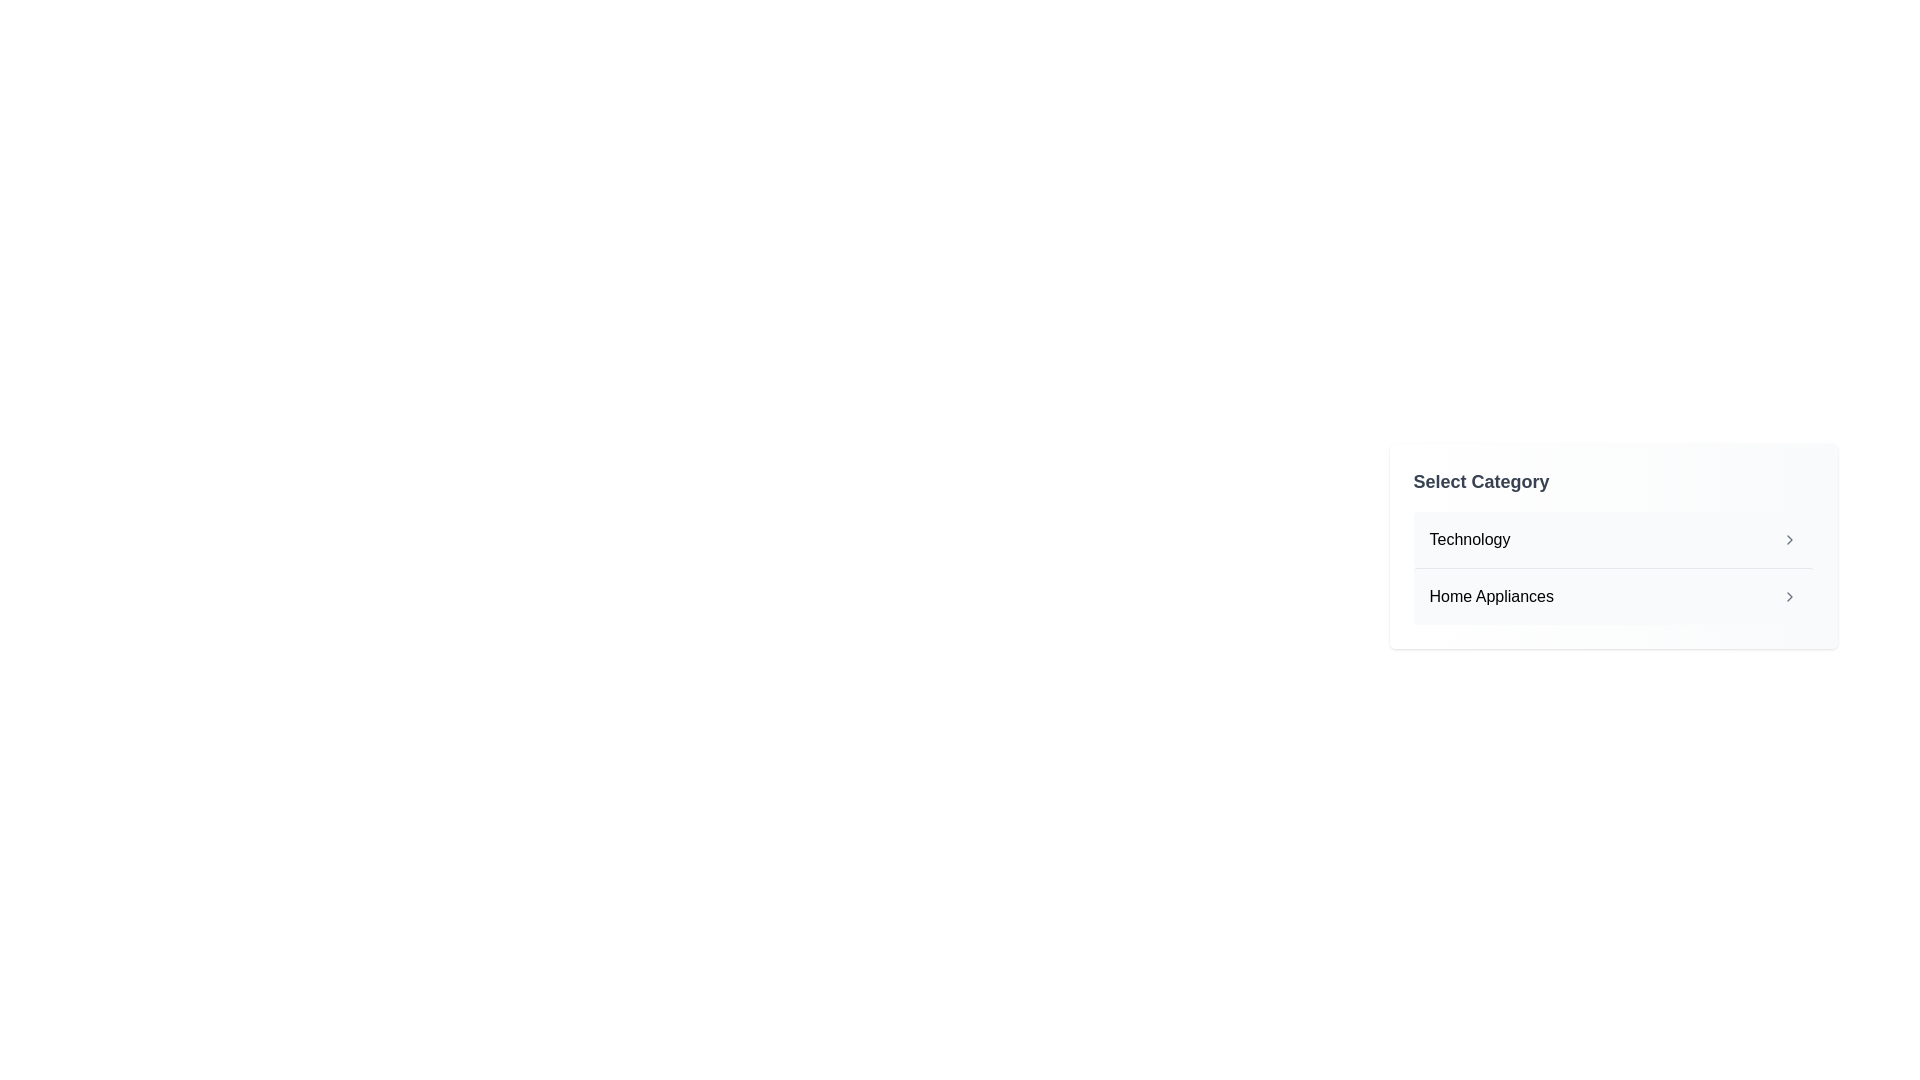 Image resolution: width=1920 pixels, height=1080 pixels. I want to click on the 'Select Category' dropdown pop-up box to choose a category option, so click(1613, 619).